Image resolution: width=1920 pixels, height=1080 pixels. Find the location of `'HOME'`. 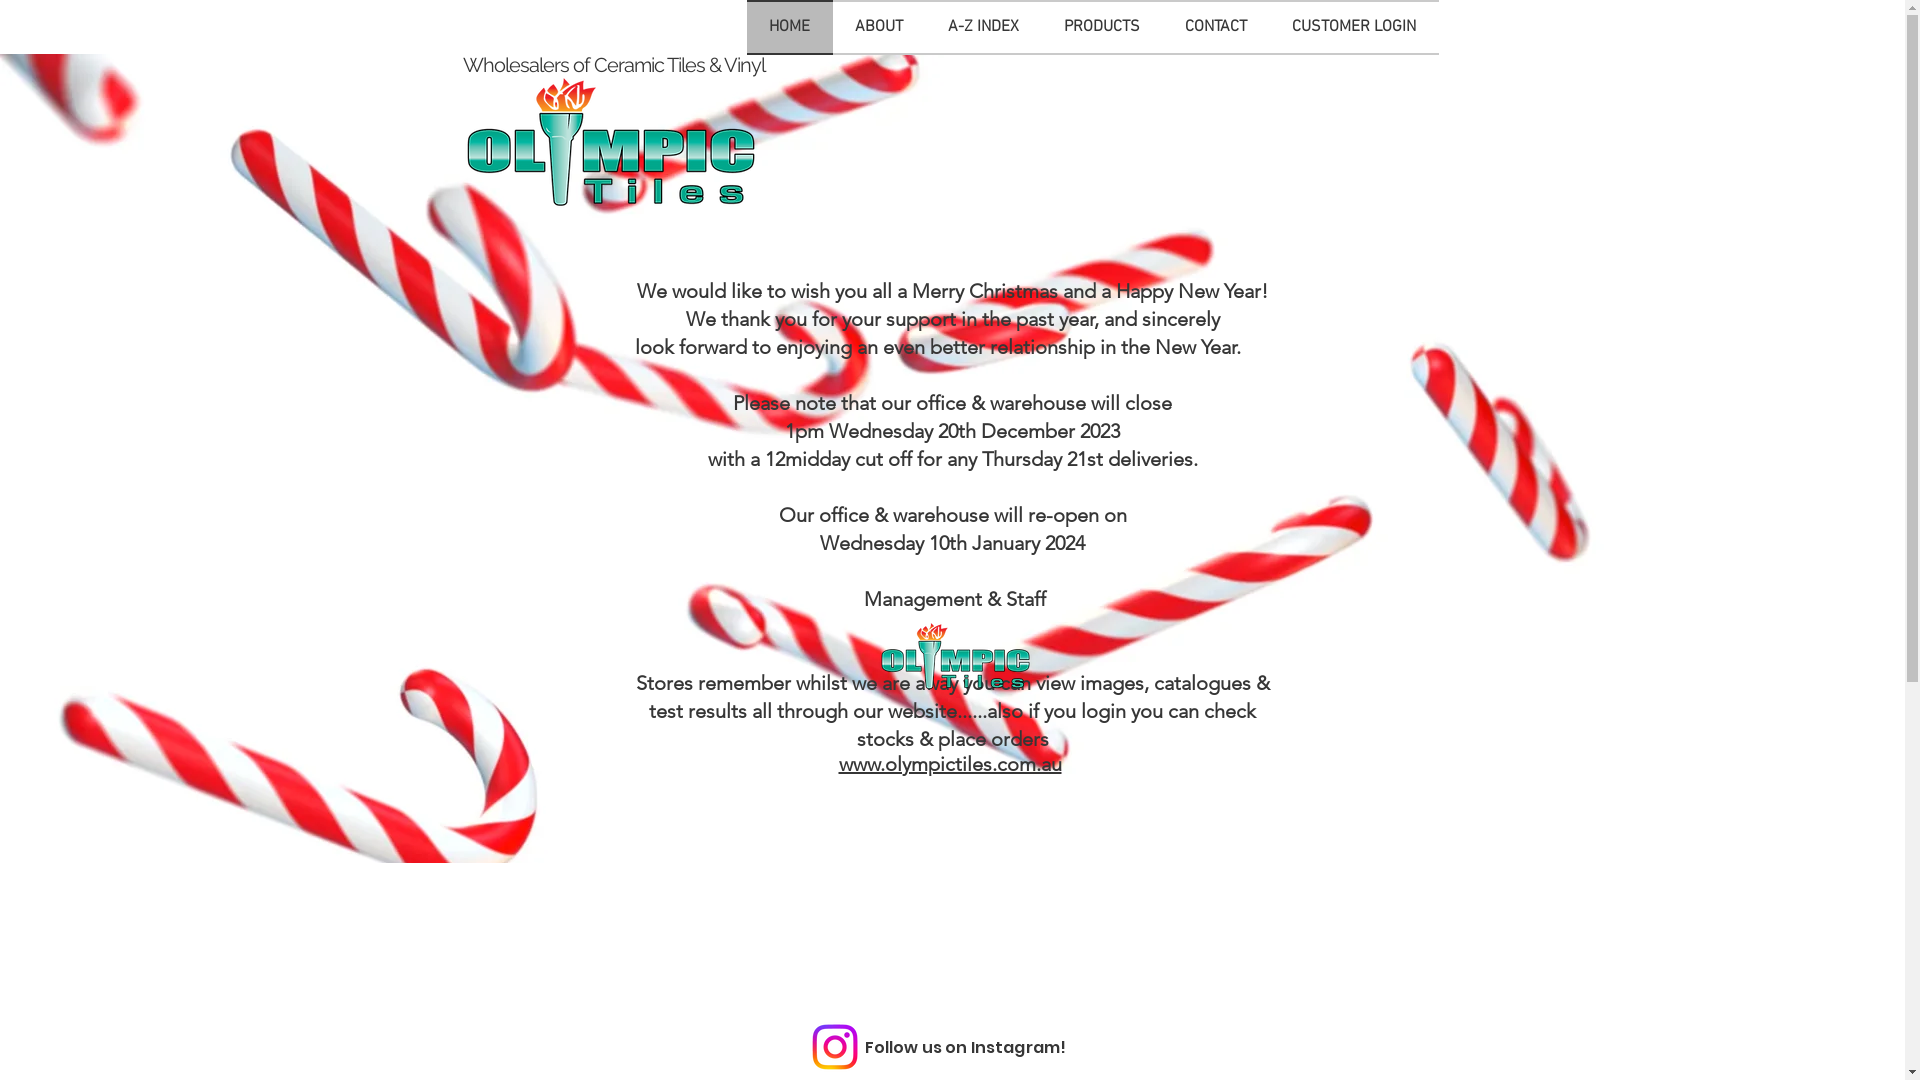

'HOME' is located at coordinates (787, 27).